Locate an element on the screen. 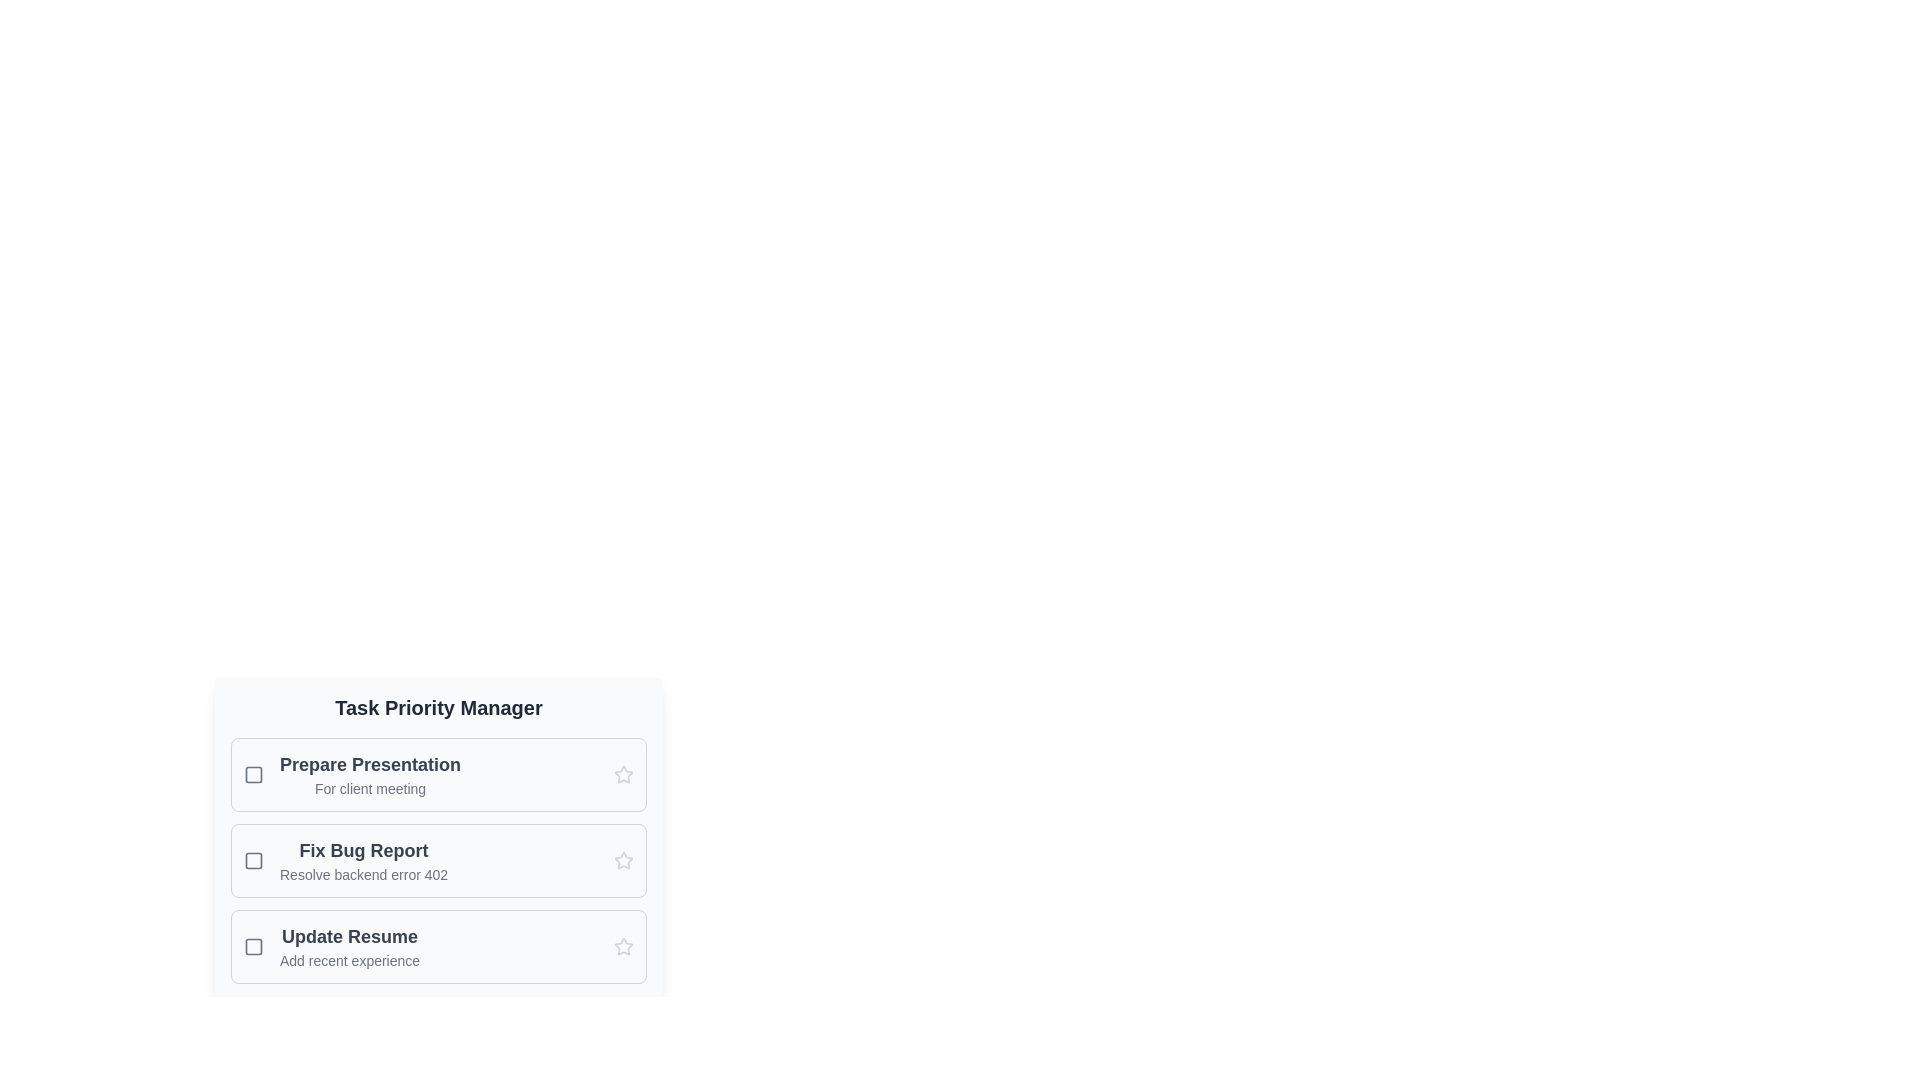 The height and width of the screenshot is (1080, 1920). the star icon located at the far right of the 'Update Resume' task row is located at coordinates (623, 946).